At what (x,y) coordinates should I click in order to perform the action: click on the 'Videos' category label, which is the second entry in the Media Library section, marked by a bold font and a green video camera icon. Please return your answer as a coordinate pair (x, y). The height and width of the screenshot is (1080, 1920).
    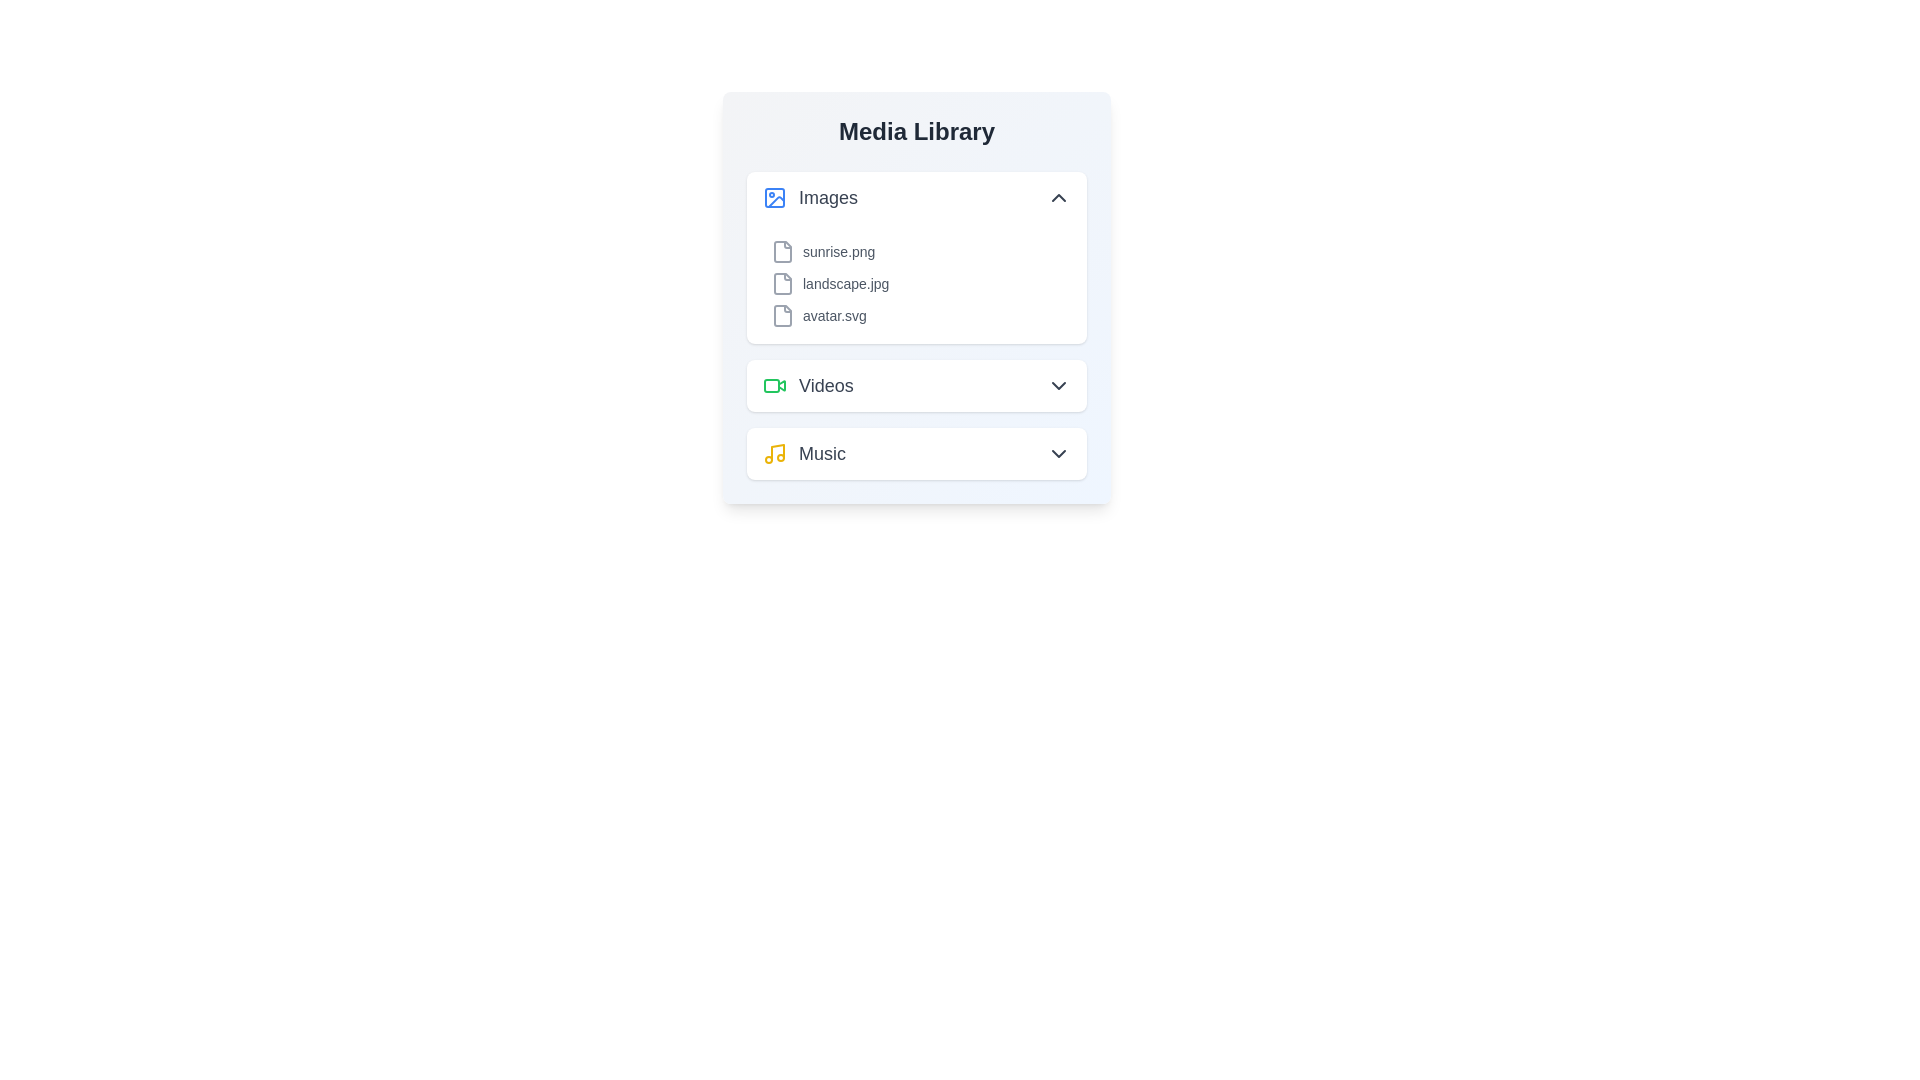
    Looking at the image, I should click on (808, 385).